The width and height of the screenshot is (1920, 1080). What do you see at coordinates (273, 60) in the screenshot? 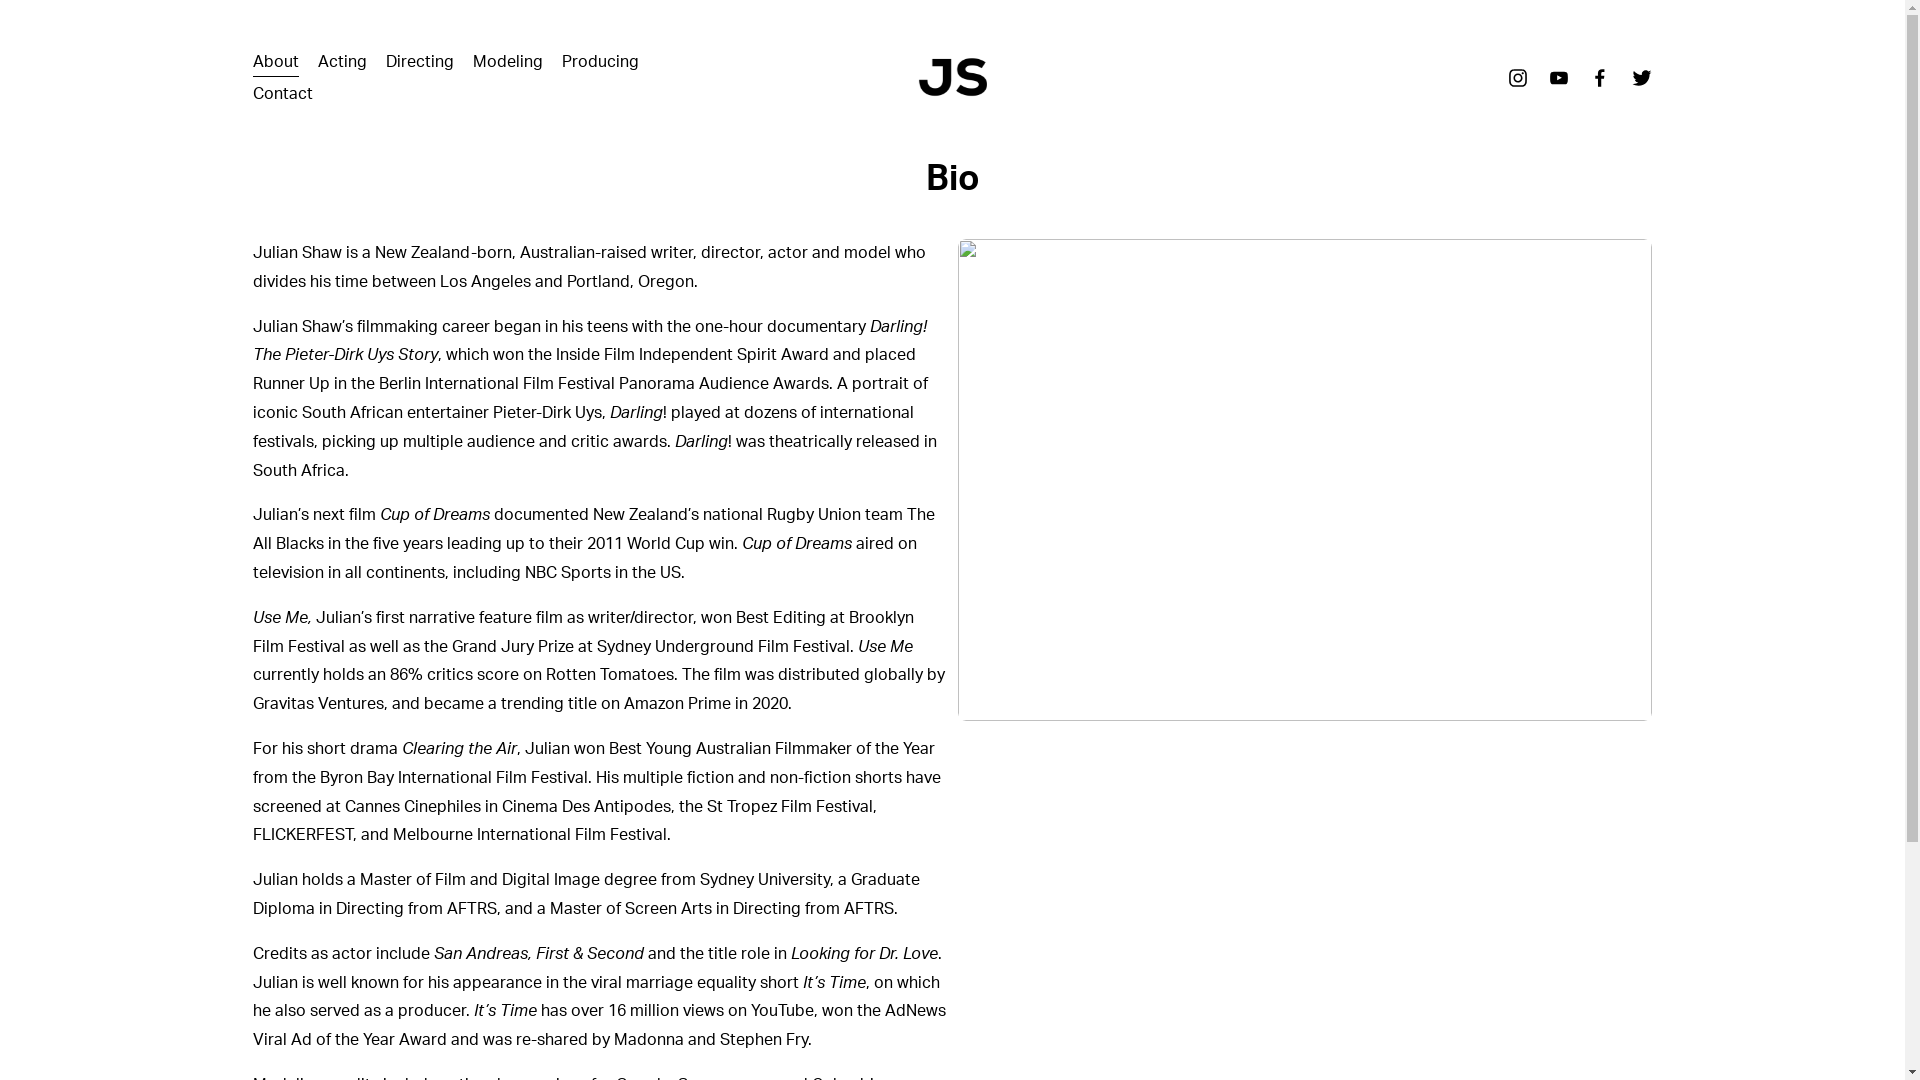
I see `'About'` at bounding box center [273, 60].